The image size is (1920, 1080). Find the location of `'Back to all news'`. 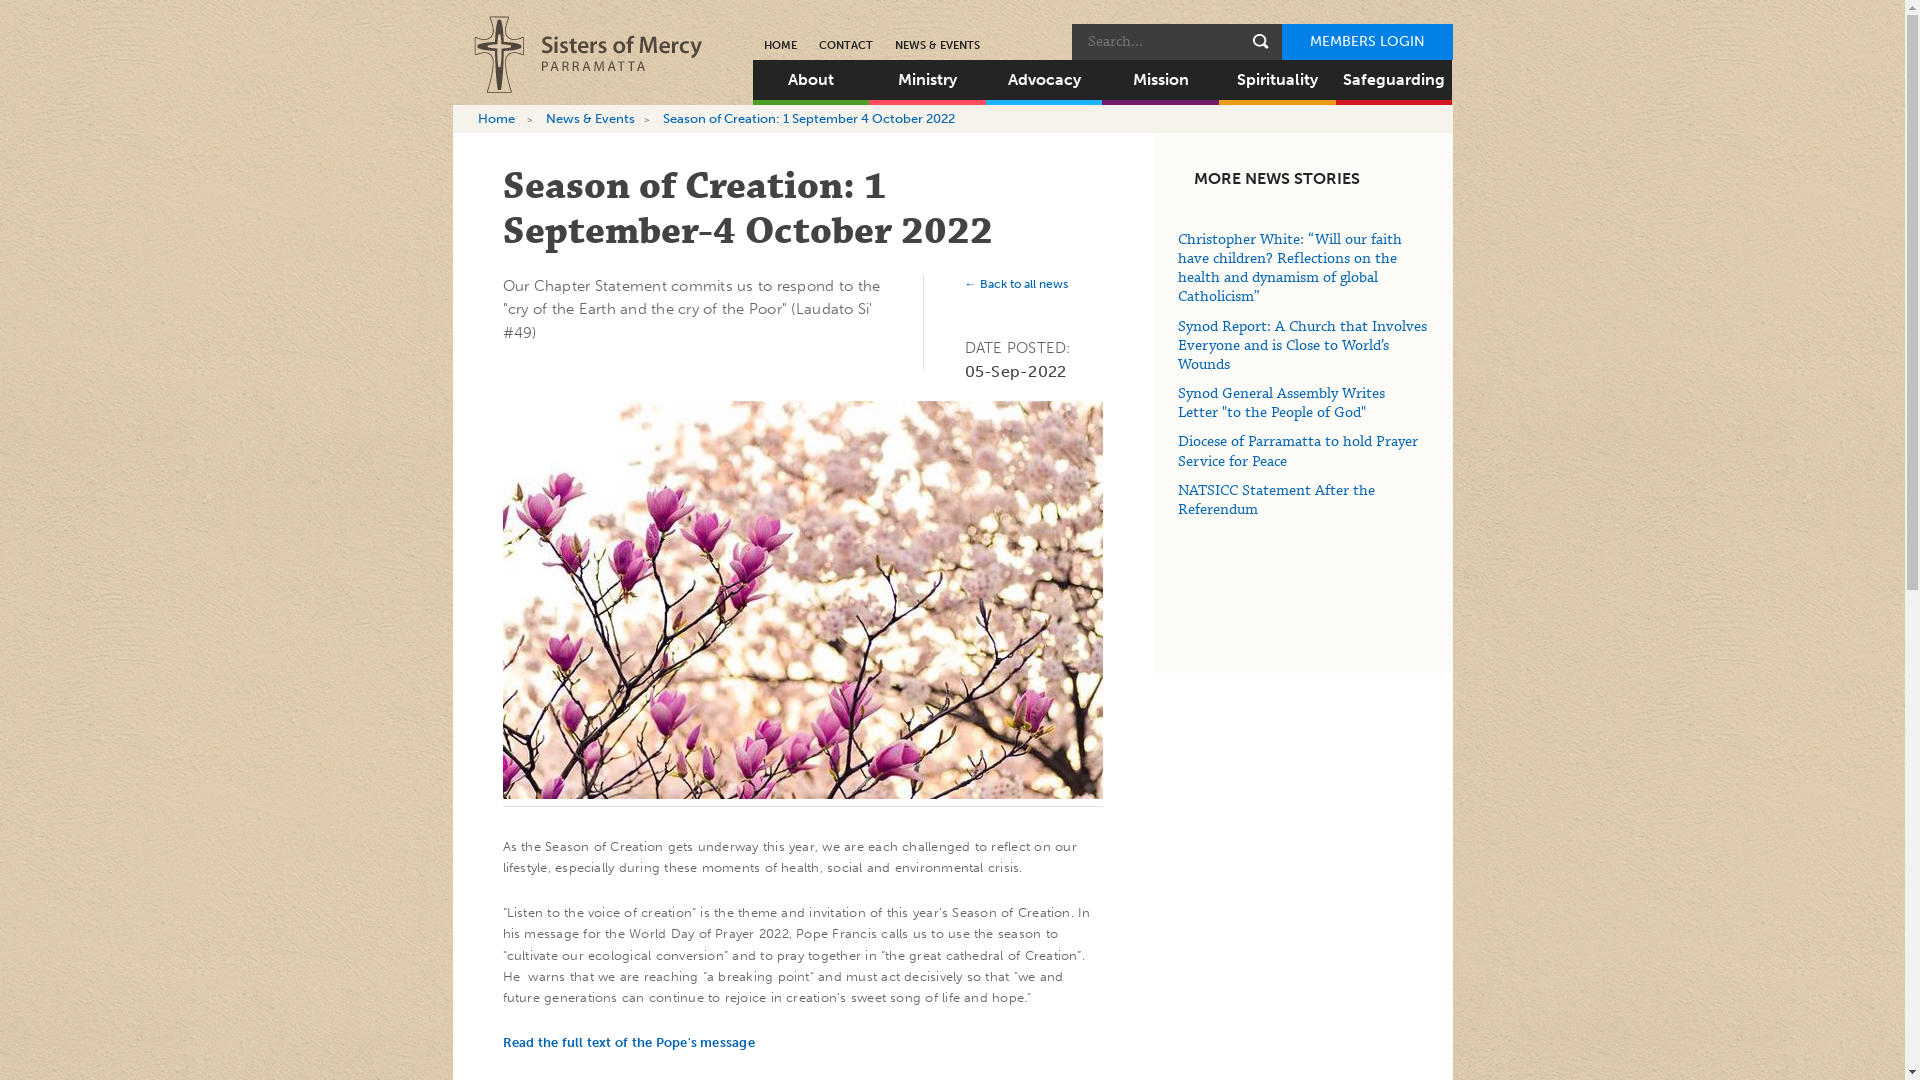

'Back to all news' is located at coordinates (1015, 284).